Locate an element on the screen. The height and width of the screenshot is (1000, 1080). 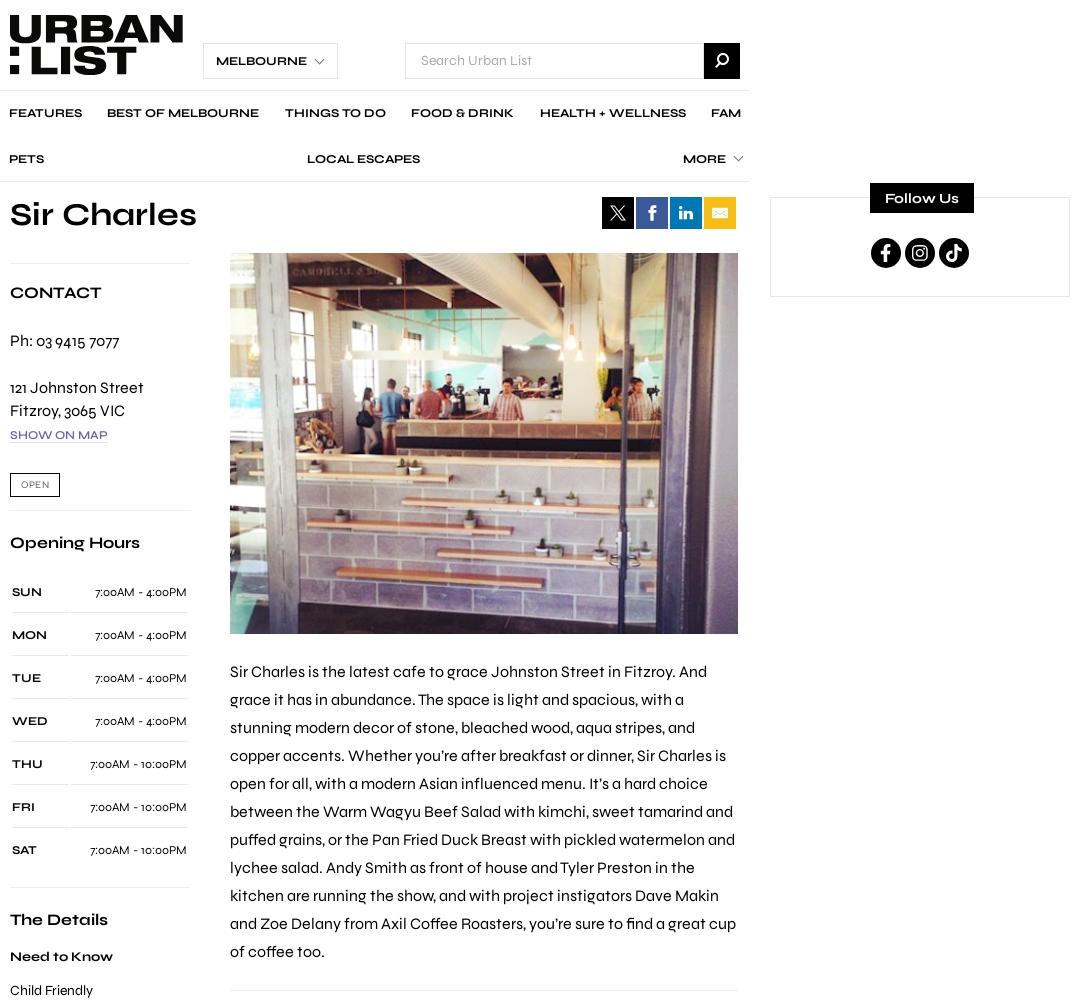
'Show on map' is located at coordinates (10, 435).